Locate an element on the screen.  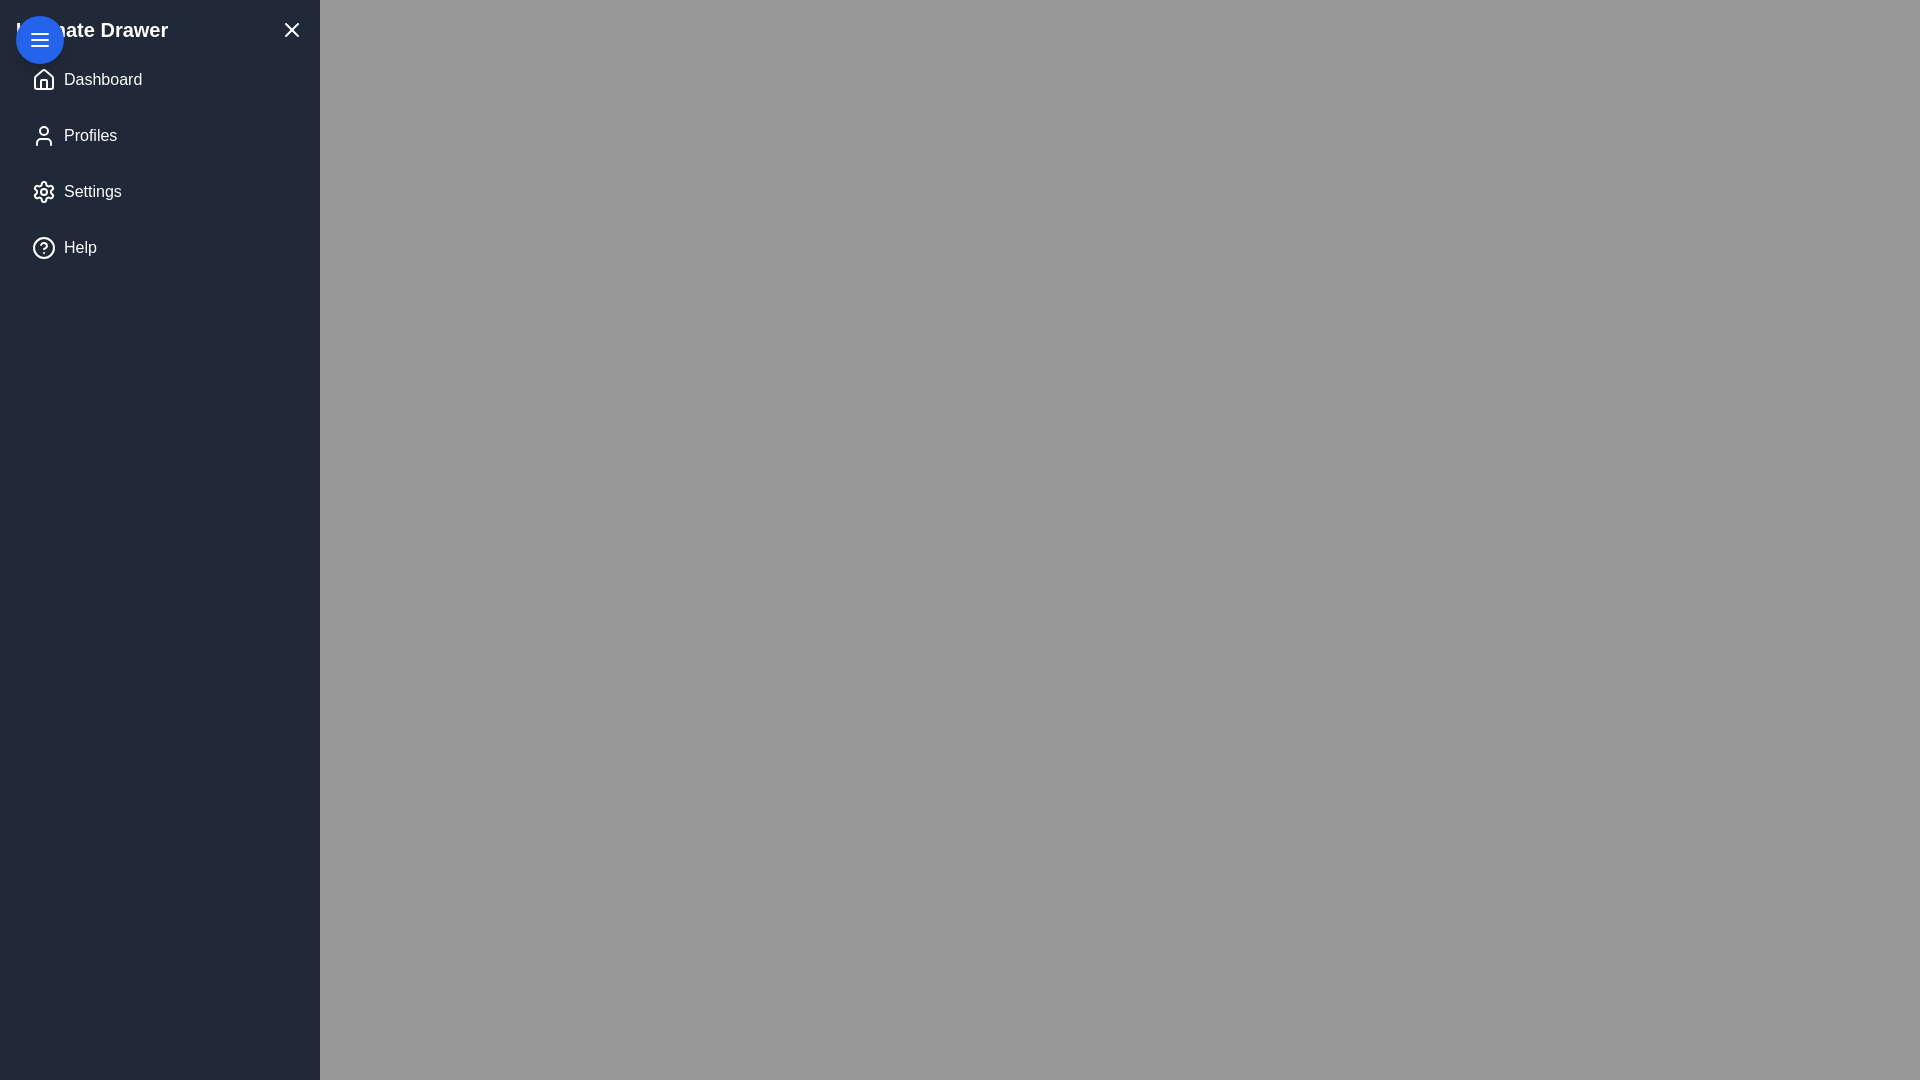
the decorative vertical line within the house icon located to the left of the 'Dashboard' text label in the navigation drawer is located at coordinates (43, 83).